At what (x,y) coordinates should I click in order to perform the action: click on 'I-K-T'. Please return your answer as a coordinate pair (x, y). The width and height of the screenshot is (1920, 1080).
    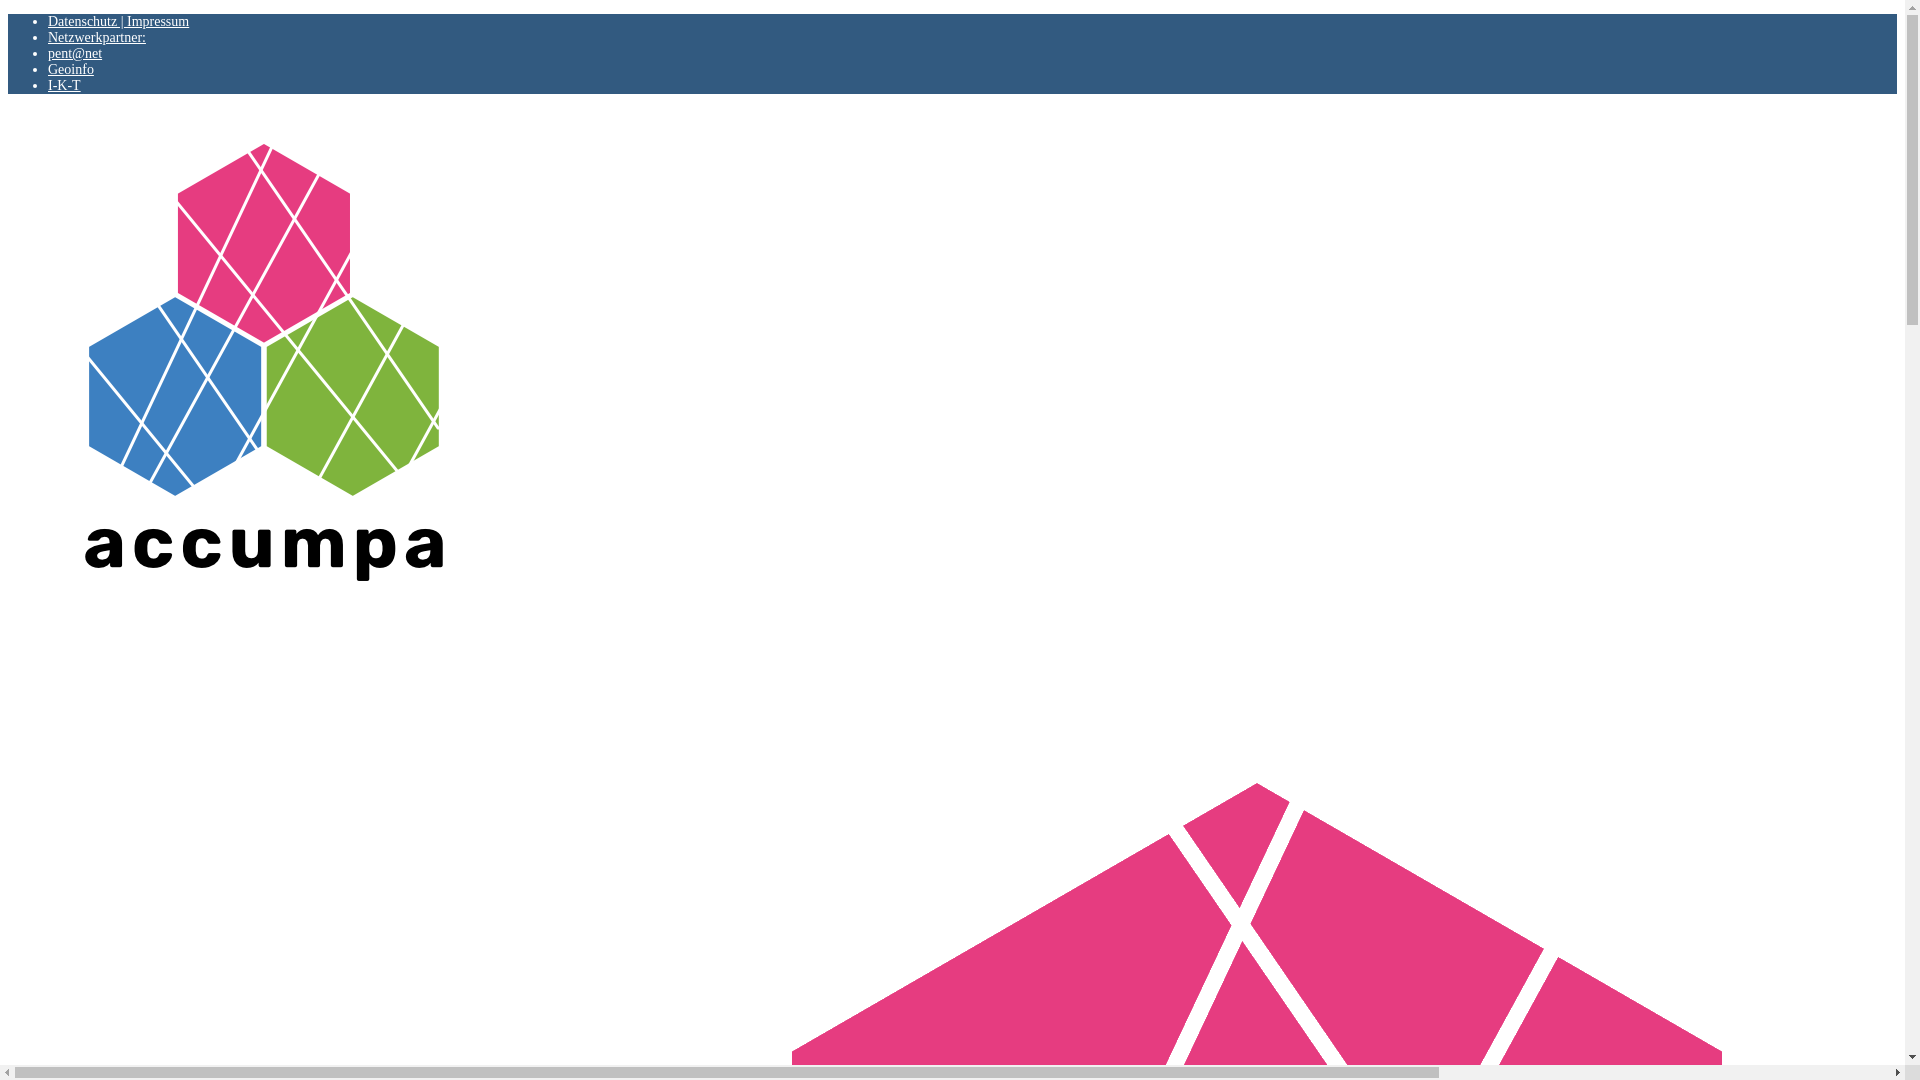
    Looking at the image, I should click on (64, 84).